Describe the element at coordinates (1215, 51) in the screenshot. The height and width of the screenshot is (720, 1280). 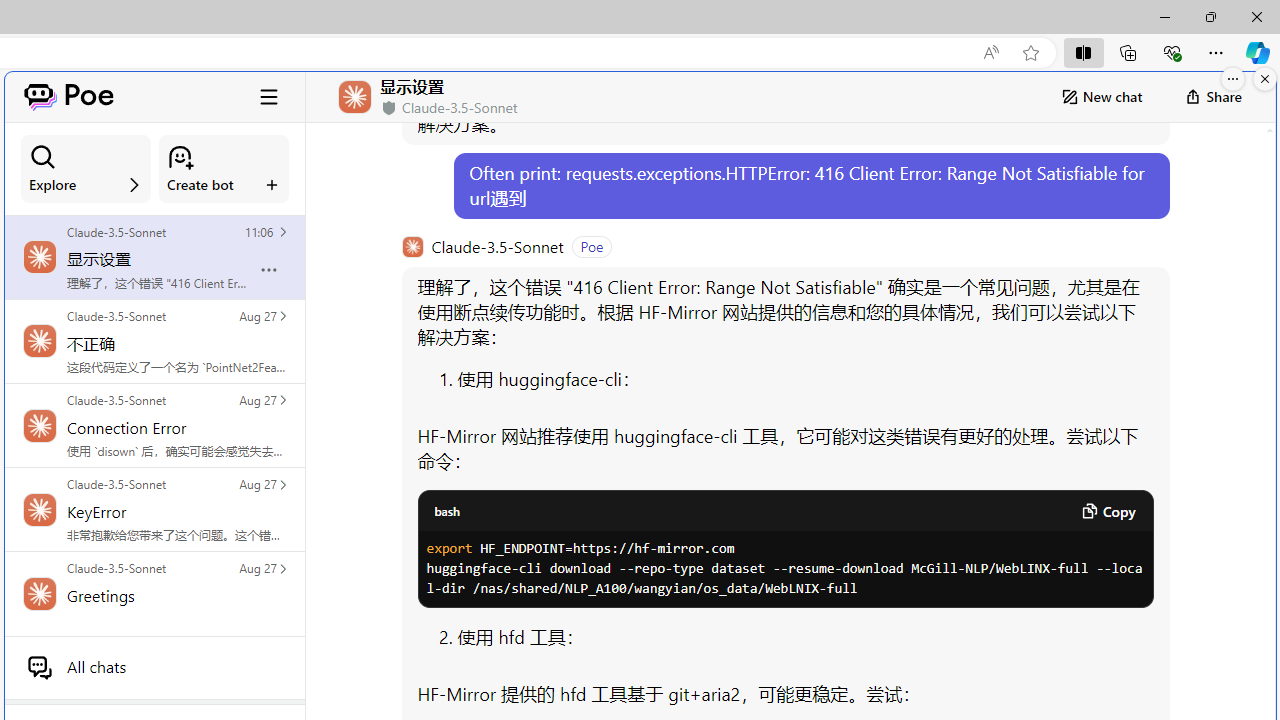
I see `'Settings and more (Alt+F)'` at that location.